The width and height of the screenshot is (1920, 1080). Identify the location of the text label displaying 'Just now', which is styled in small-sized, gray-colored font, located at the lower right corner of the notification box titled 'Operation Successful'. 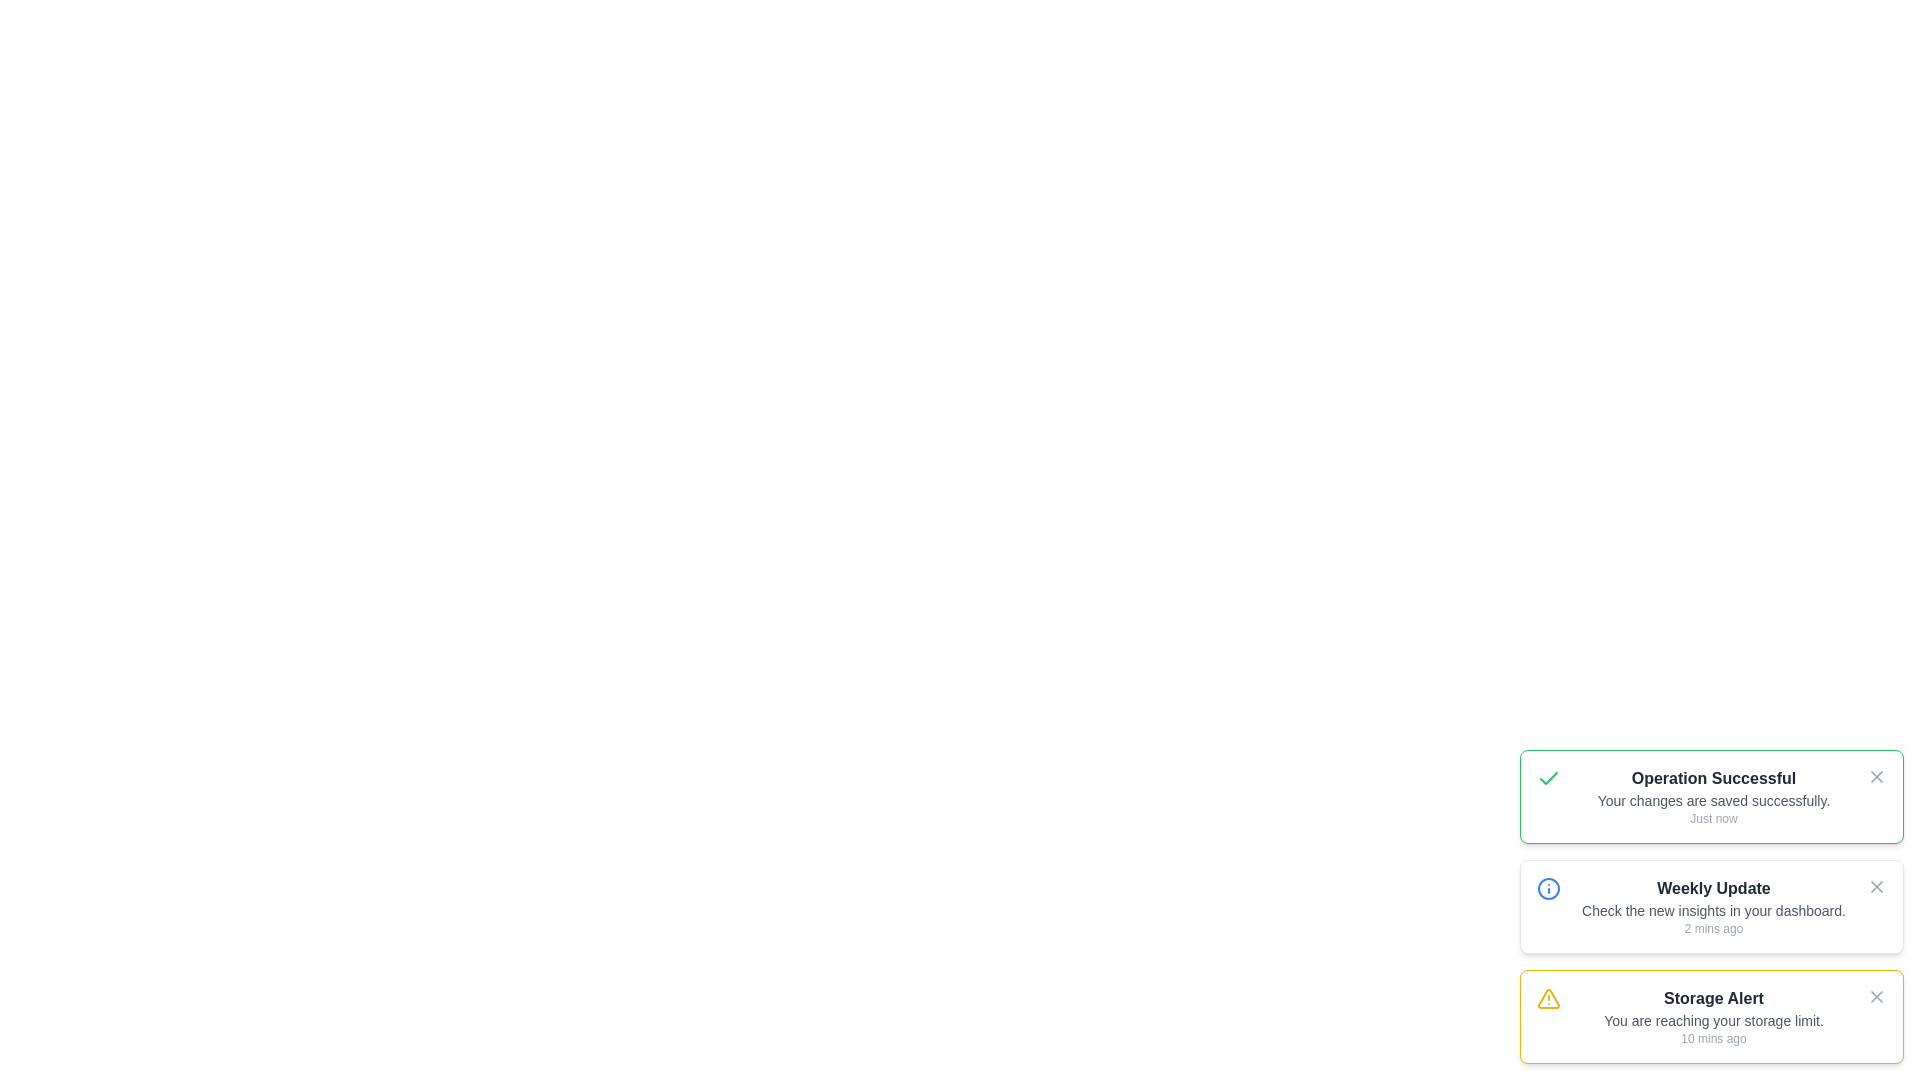
(1712, 818).